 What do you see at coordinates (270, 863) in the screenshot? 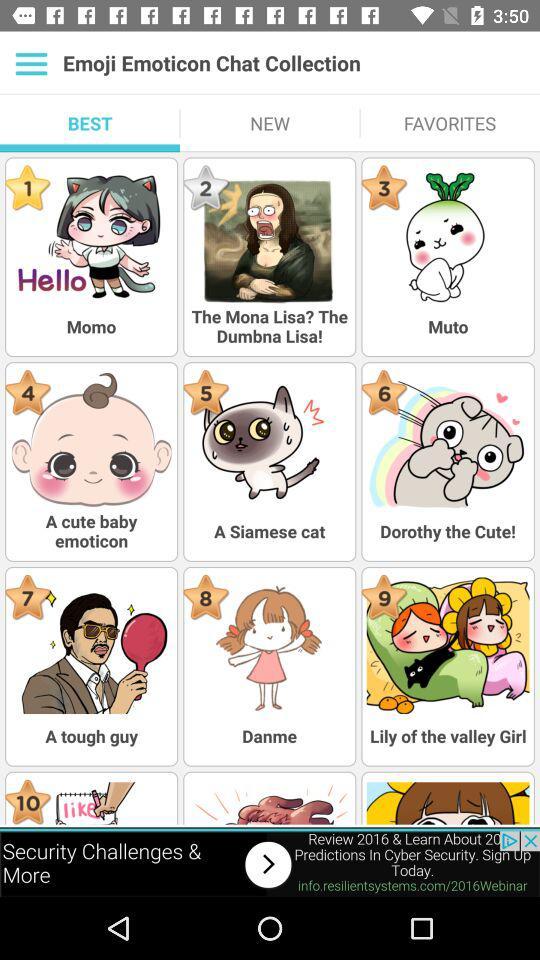
I see `this website` at bounding box center [270, 863].